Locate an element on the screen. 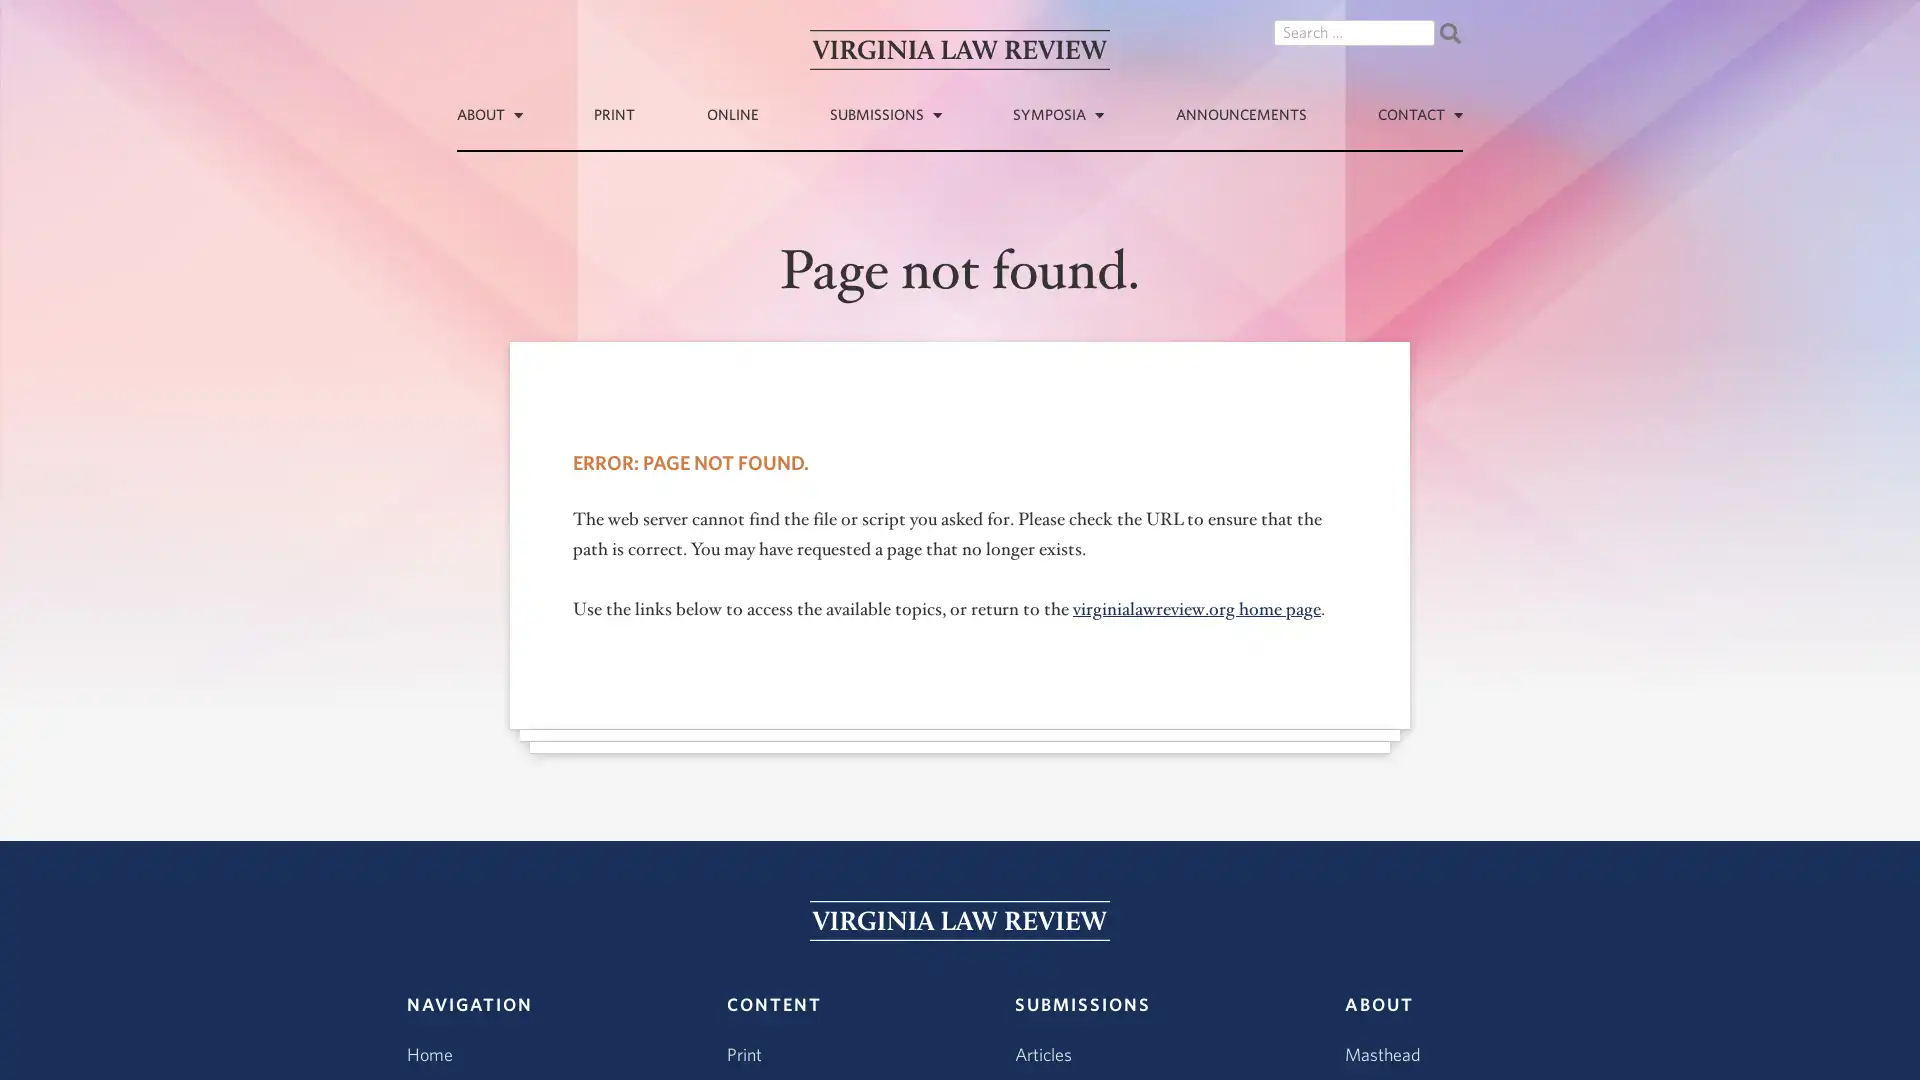 The height and width of the screenshot is (1080, 1920). Search is located at coordinates (1449, 33).